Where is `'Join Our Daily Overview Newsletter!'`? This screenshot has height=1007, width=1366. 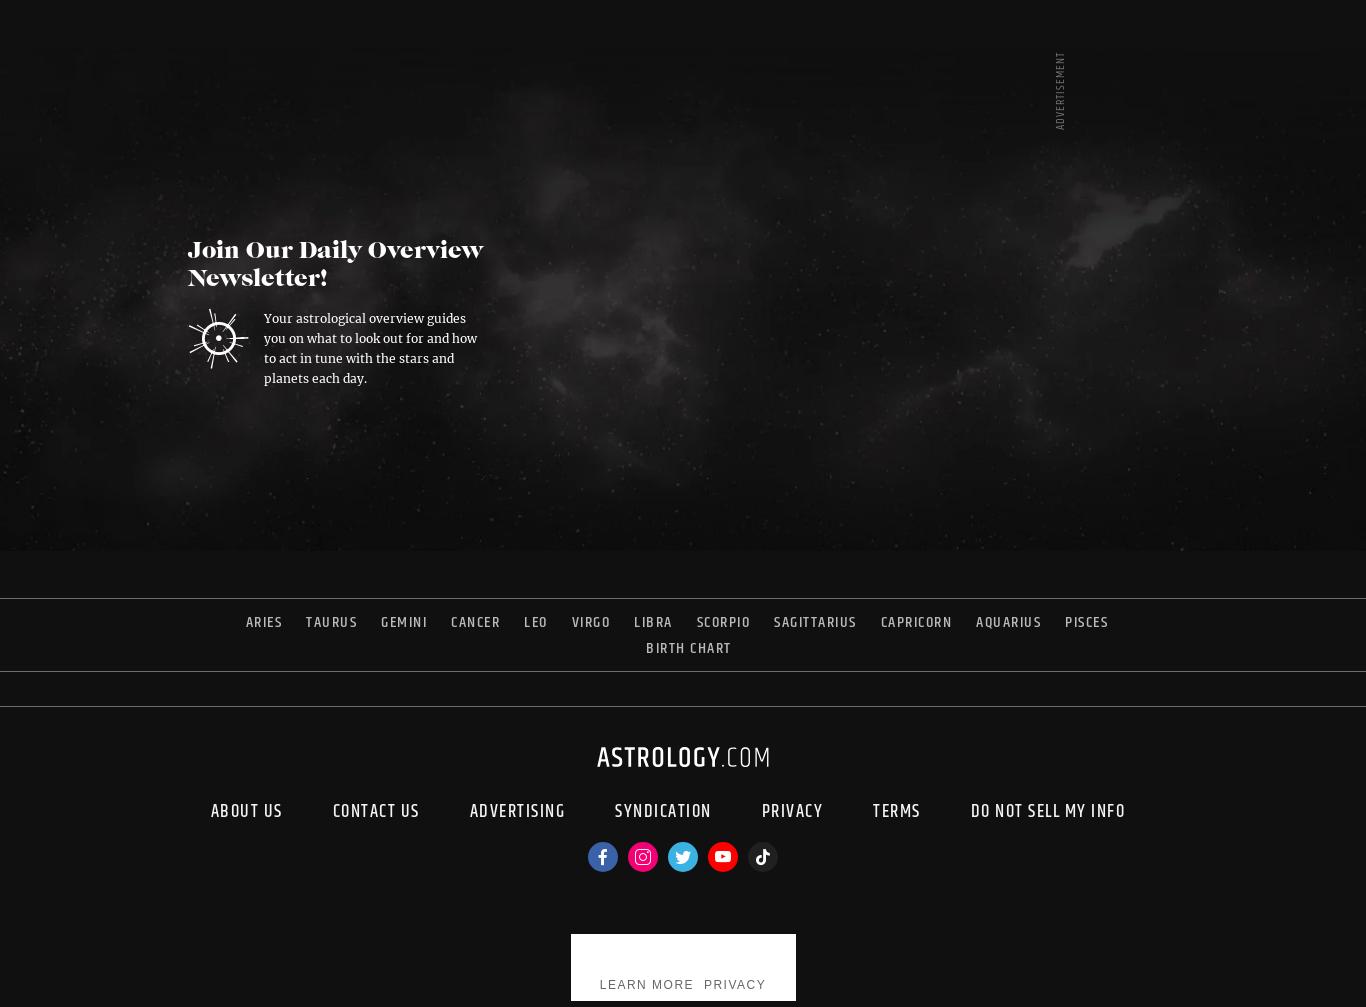 'Join Our Daily Overview Newsletter!' is located at coordinates (186, 265).